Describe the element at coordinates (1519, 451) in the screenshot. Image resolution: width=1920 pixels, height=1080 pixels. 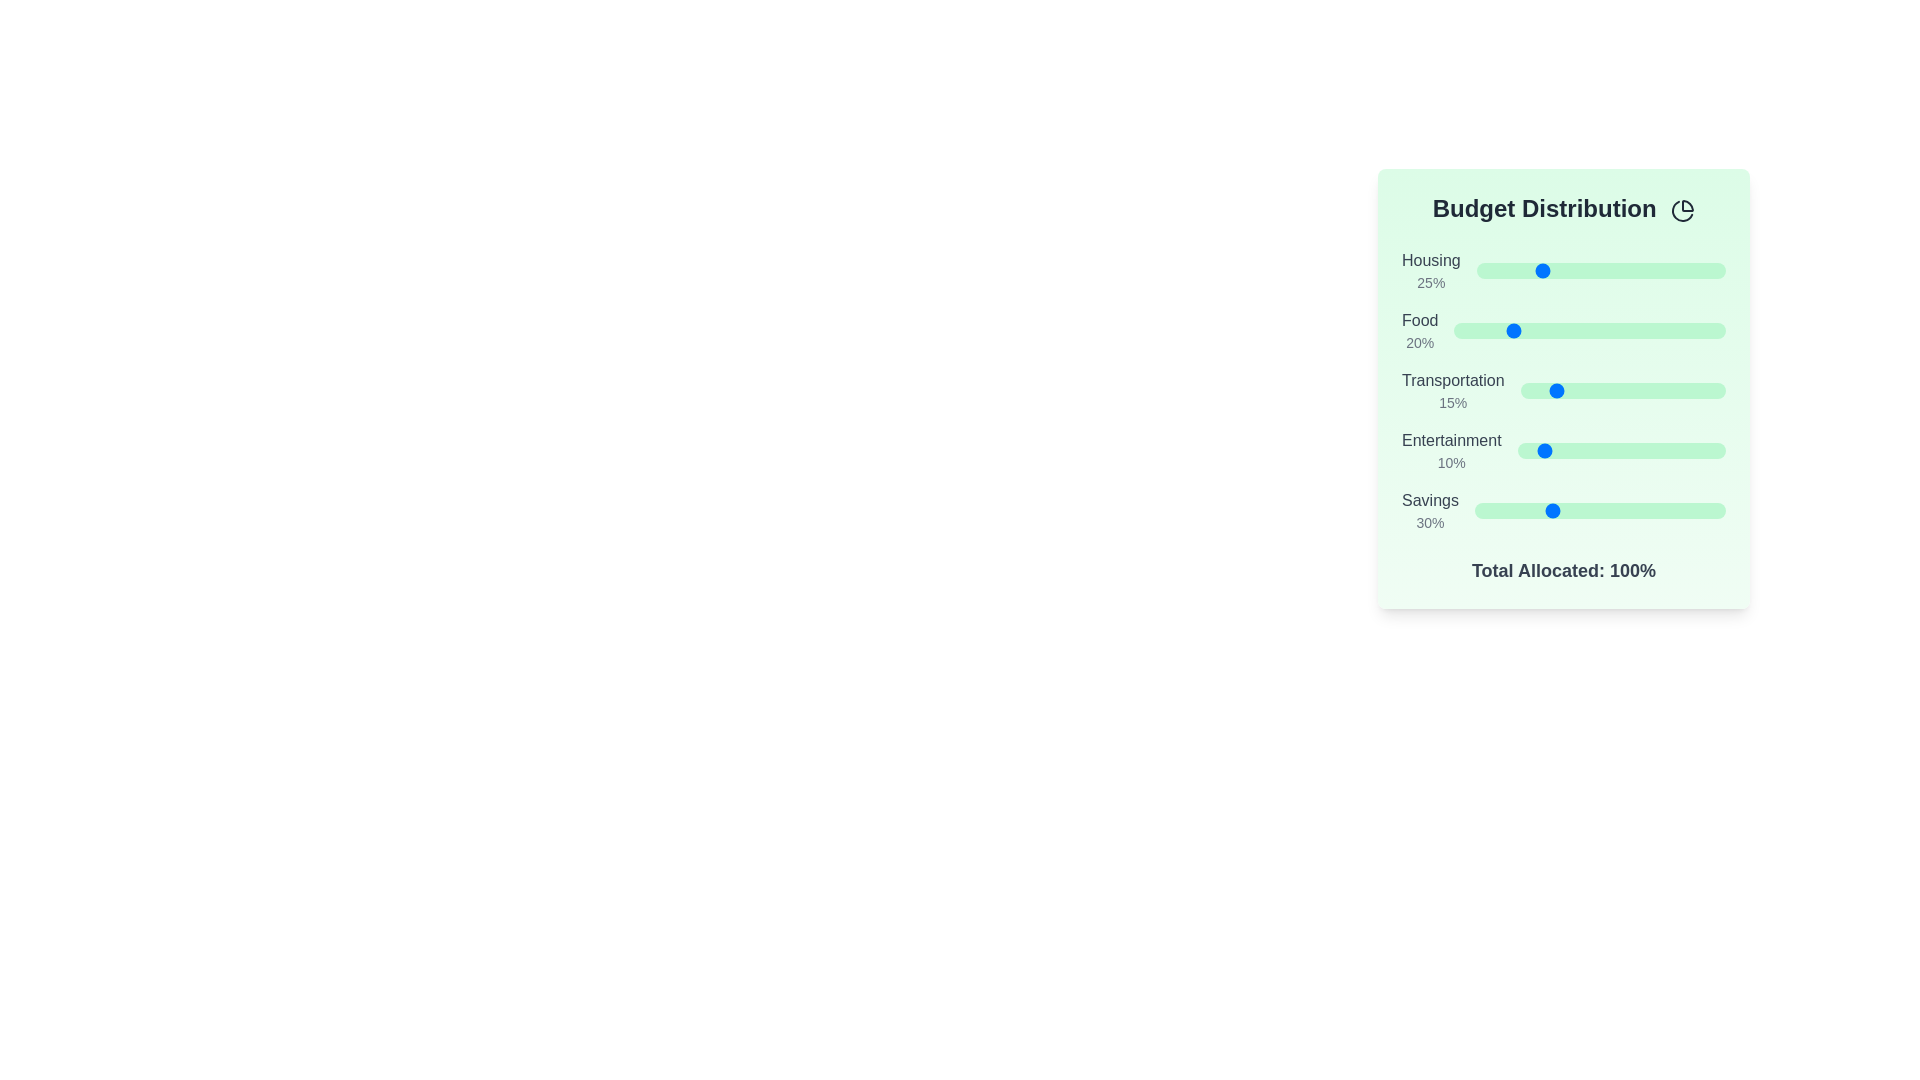
I see `the slider for 'Entertainment' to set its percentage to 1` at that location.